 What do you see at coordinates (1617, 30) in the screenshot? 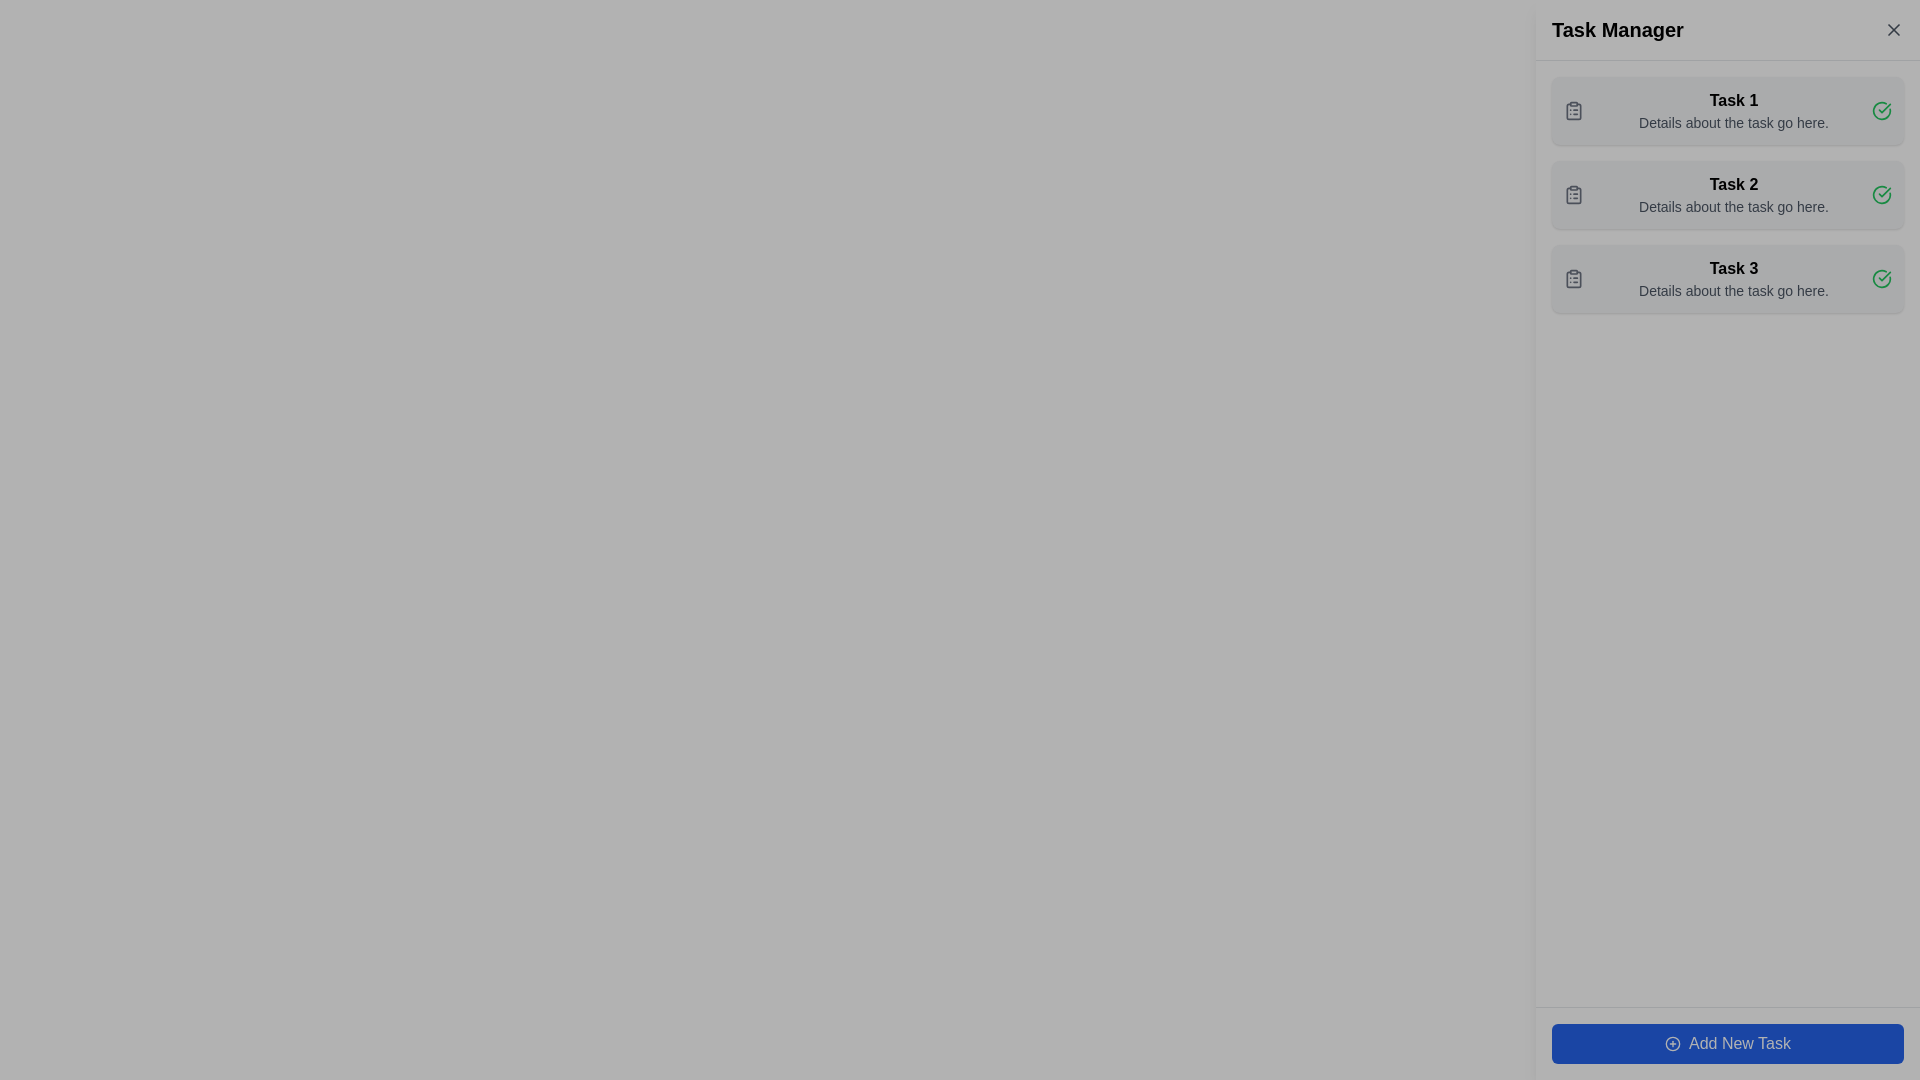
I see `the 'Task Manager' text label, which is bold, extra-large, and aligned to the left in the sidebar at the top of the interface` at bounding box center [1617, 30].